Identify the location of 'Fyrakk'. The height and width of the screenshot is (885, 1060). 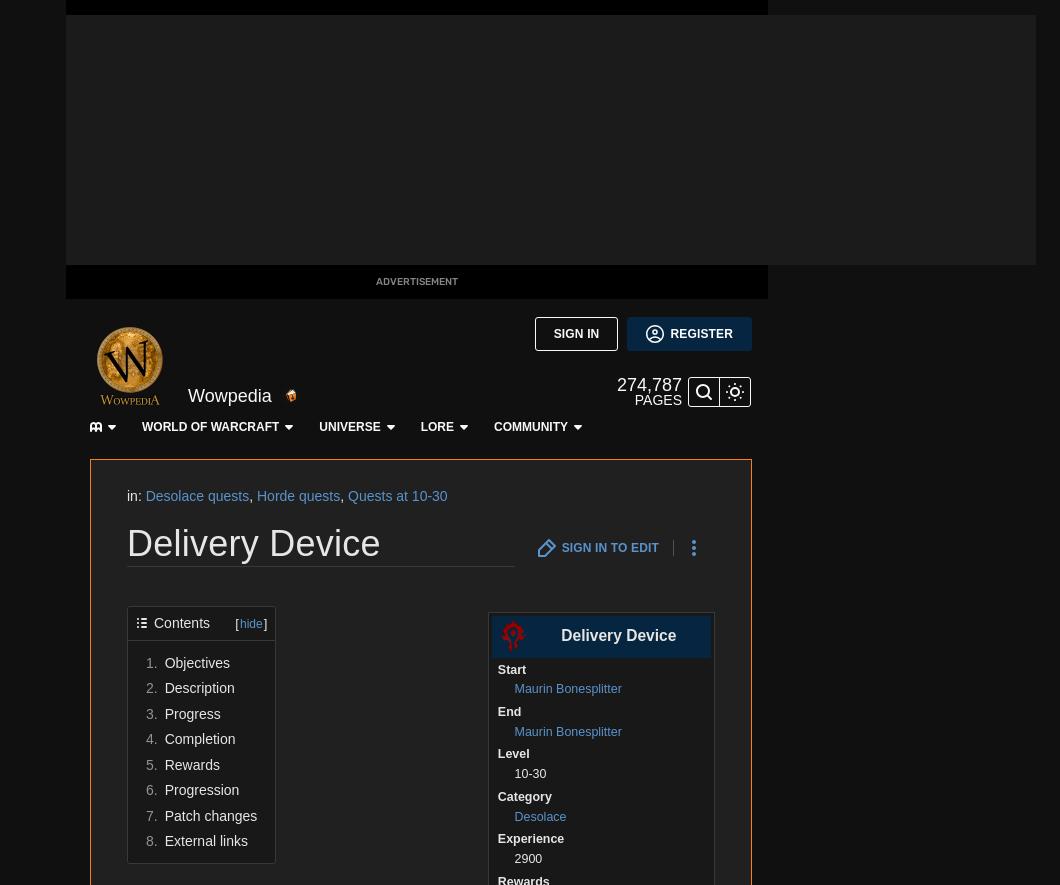
(213, 399).